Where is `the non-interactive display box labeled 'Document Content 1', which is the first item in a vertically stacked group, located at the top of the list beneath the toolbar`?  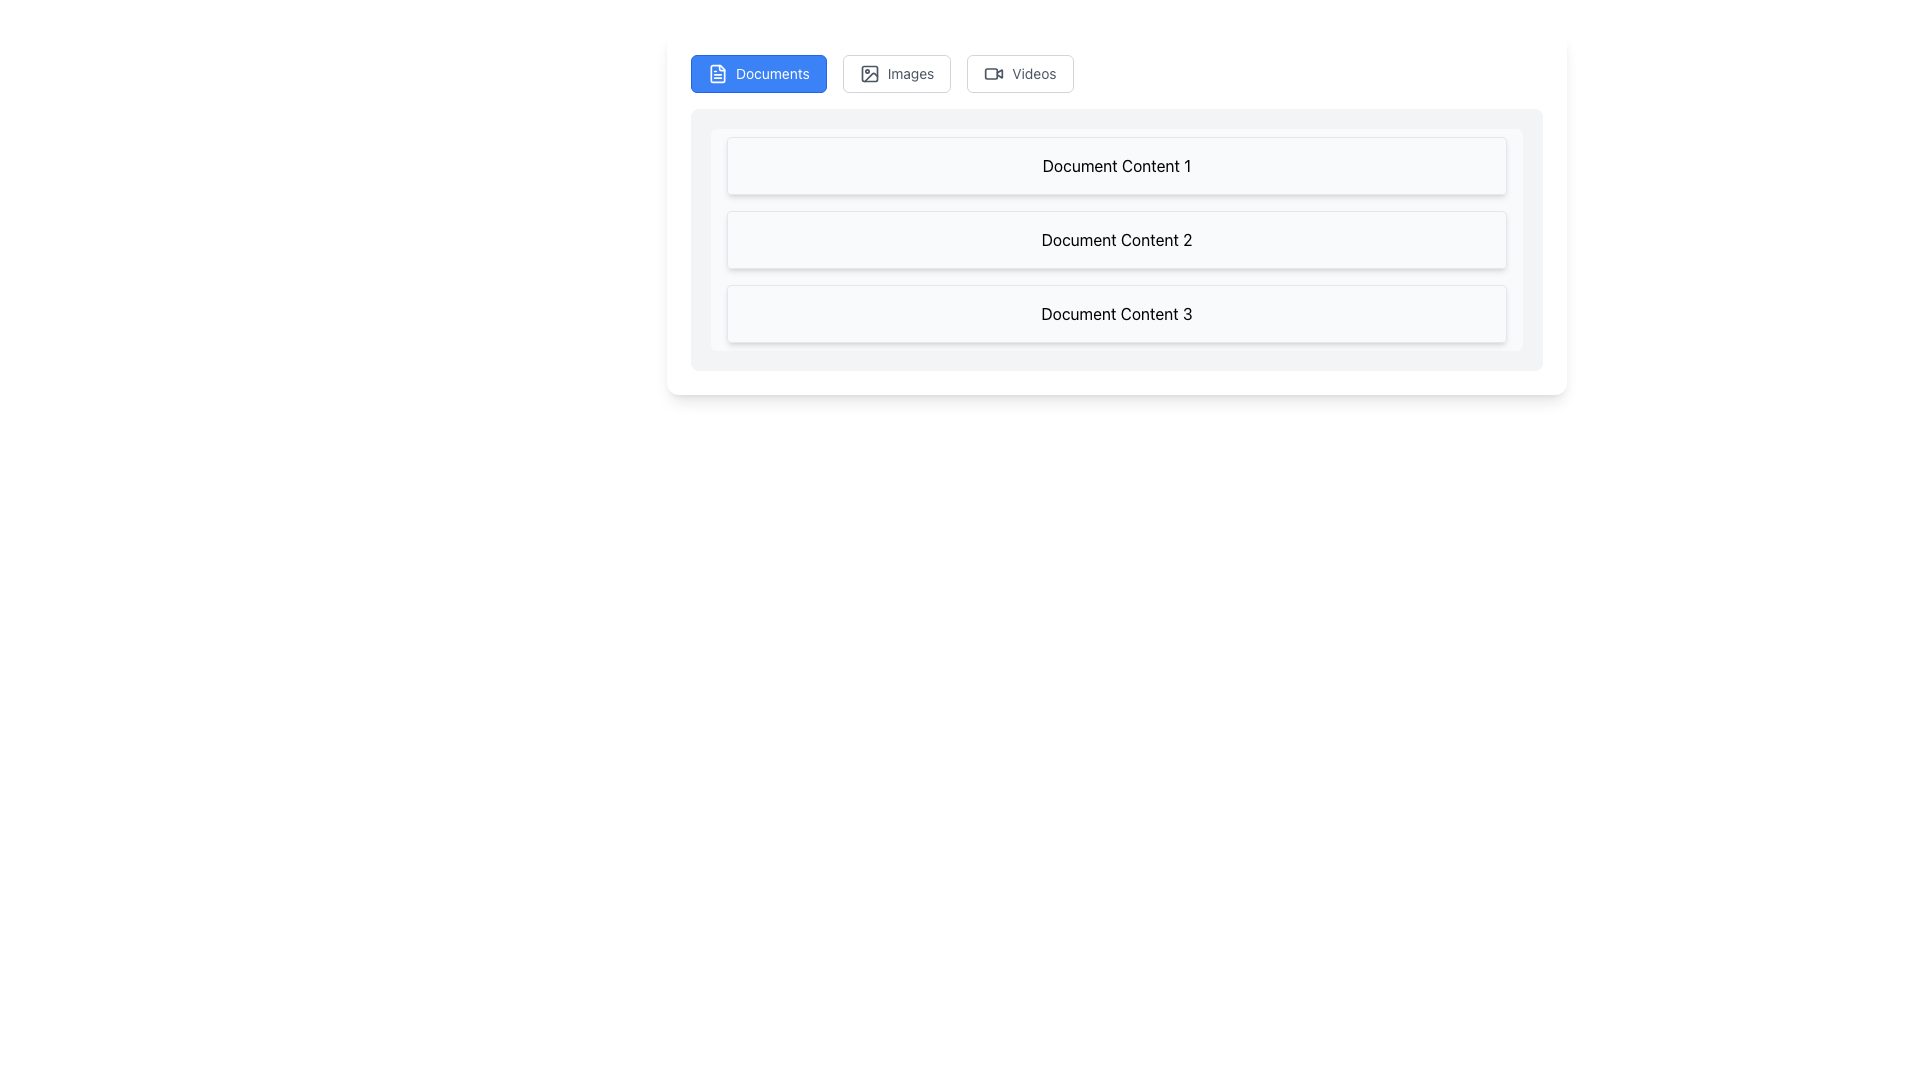 the non-interactive display box labeled 'Document Content 1', which is the first item in a vertically stacked group, located at the top of the list beneath the toolbar is located at coordinates (1116, 164).